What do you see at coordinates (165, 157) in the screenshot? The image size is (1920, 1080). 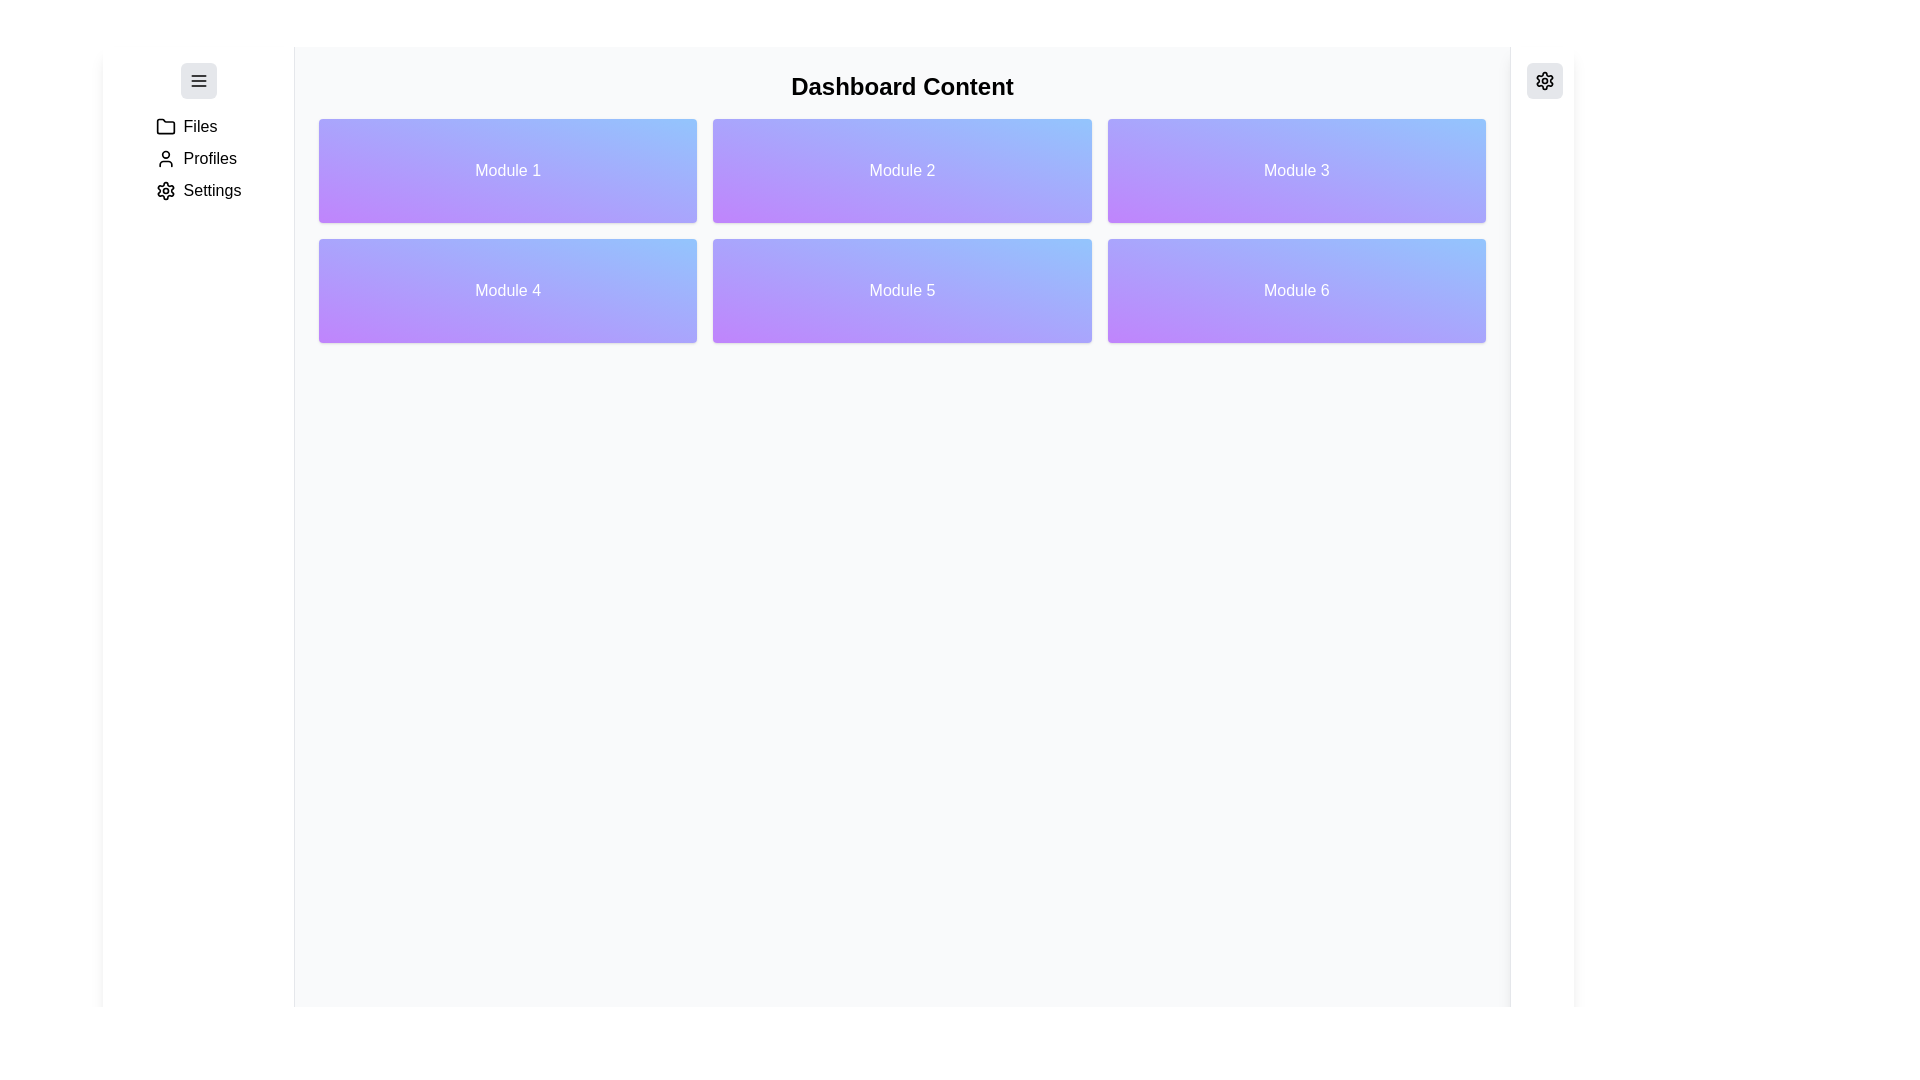 I see `the user icon represented as a line-drawn head and shoulders figure located in the sidebar, directly to the left of the 'Profiles' label` at bounding box center [165, 157].